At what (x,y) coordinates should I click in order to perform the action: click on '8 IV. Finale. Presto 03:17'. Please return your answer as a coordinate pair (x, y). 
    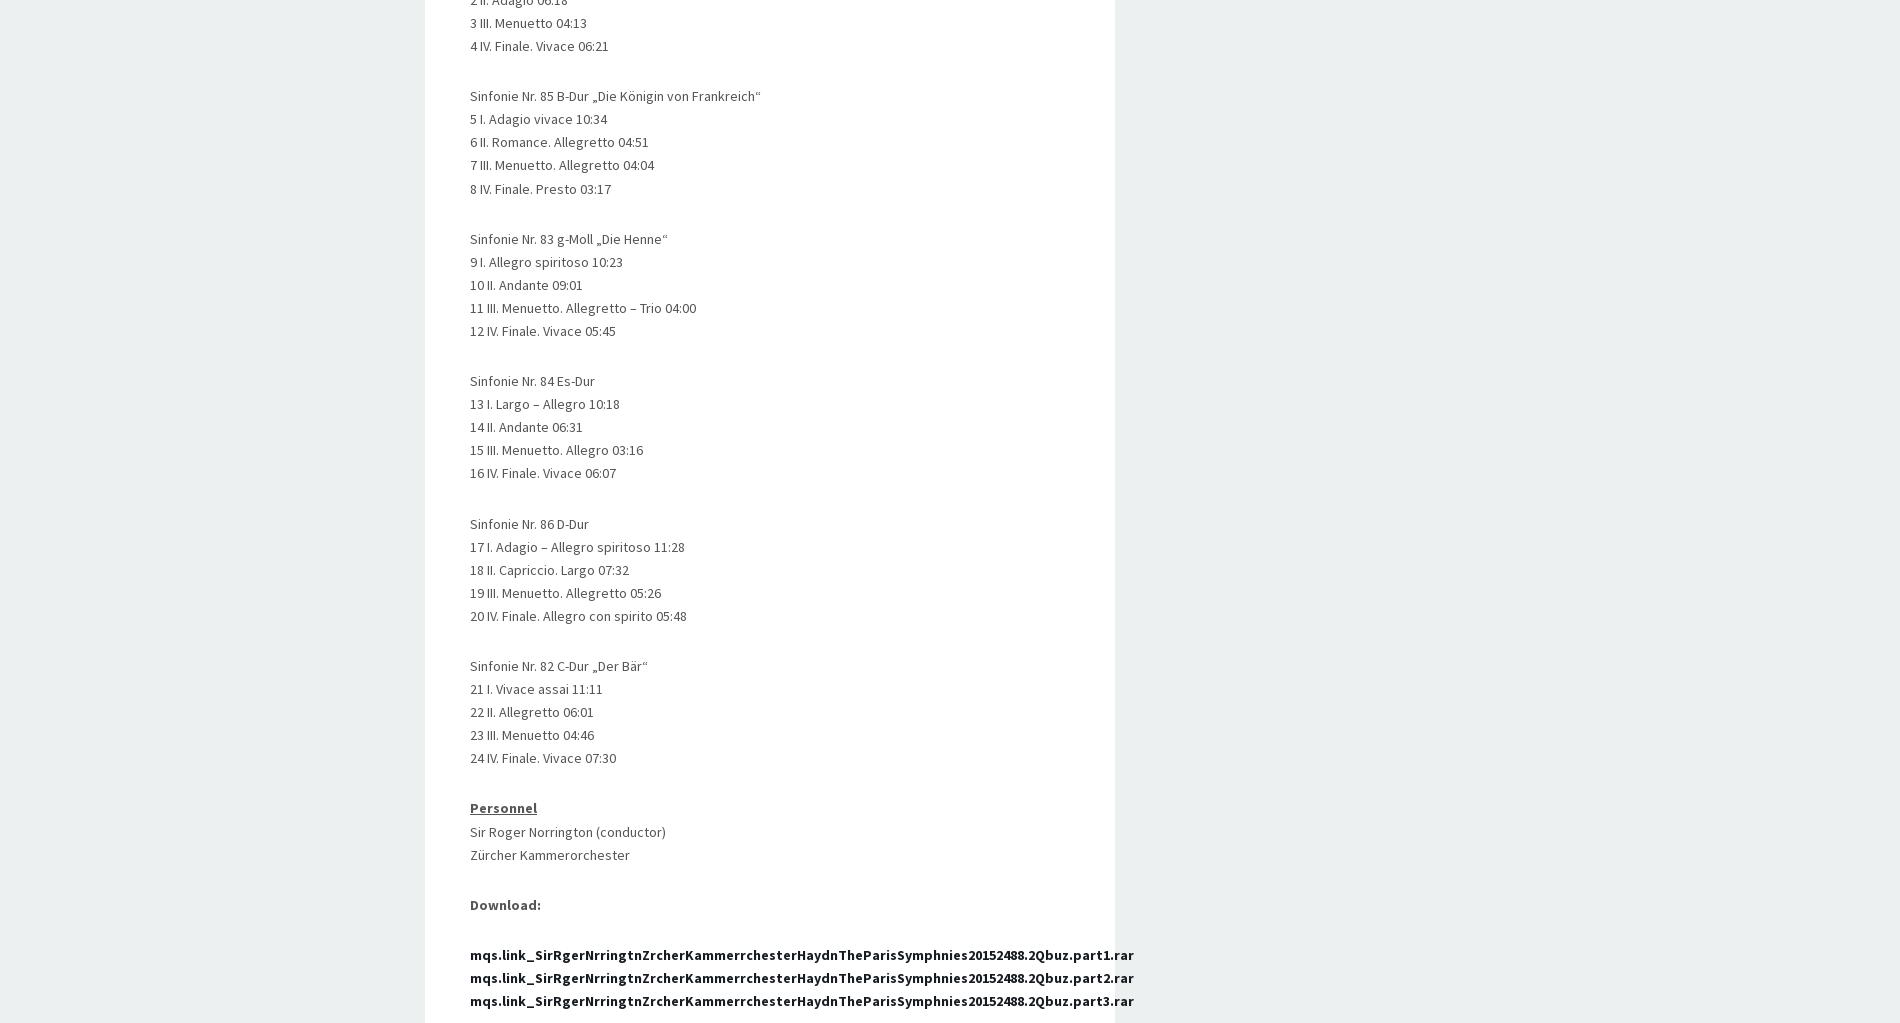
    Looking at the image, I should click on (469, 188).